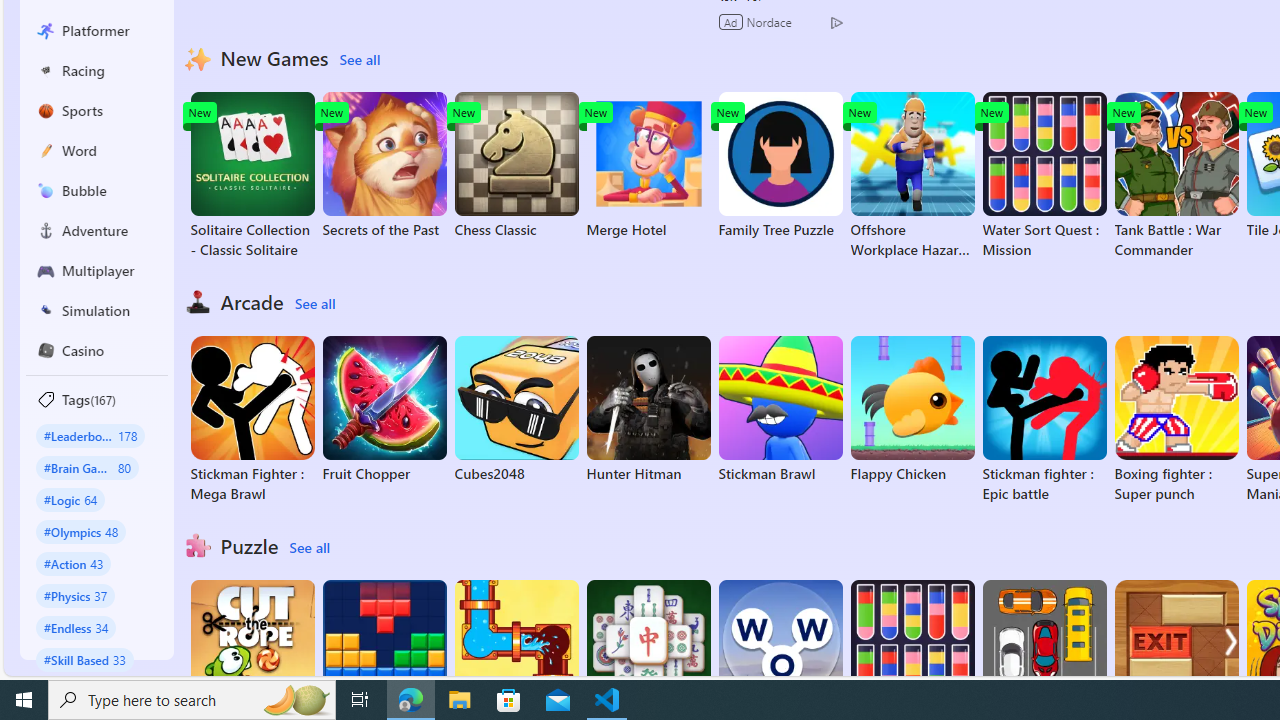 The width and height of the screenshot is (1280, 720). Describe the element at coordinates (84, 659) in the screenshot. I see `'#Skill Based 33'` at that location.